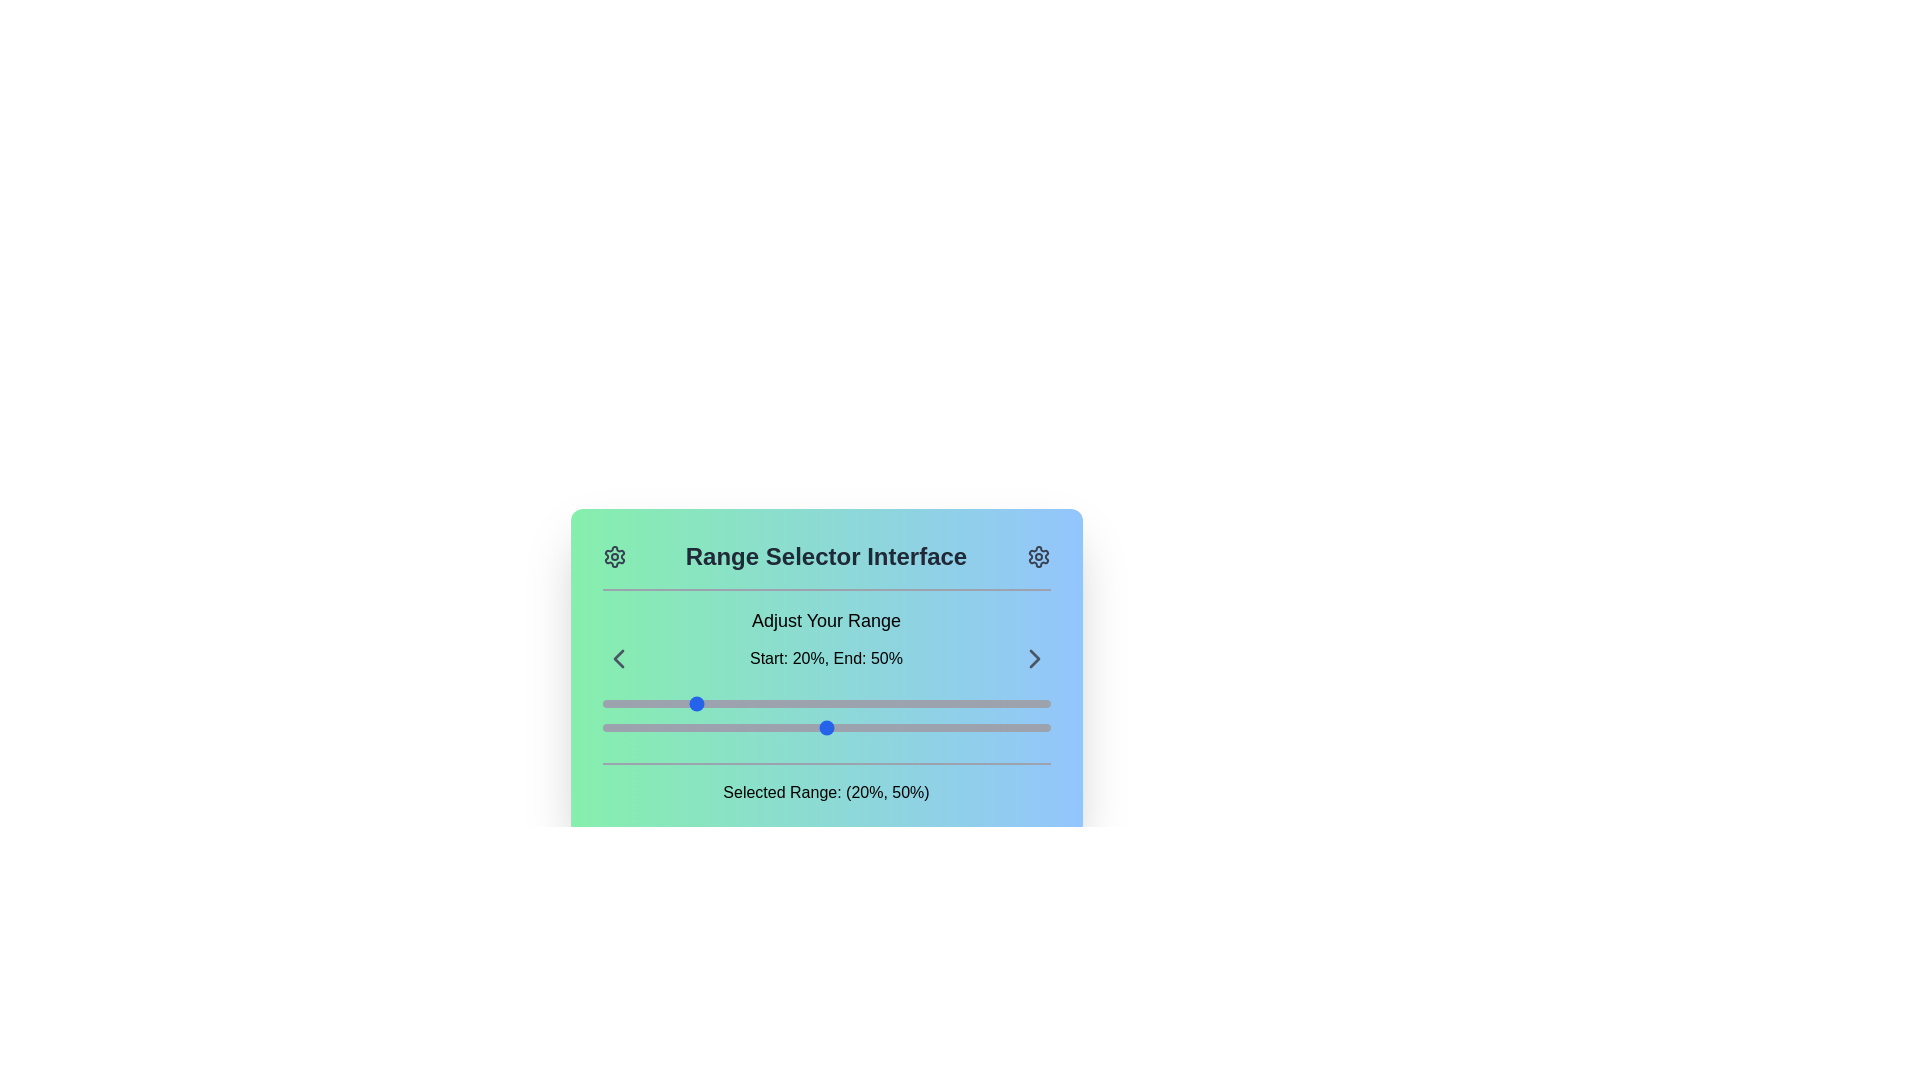 The image size is (1920, 1080). Describe the element at coordinates (826, 672) in the screenshot. I see `the static text that provides feedback on the range adjustment settings, which is located at the center of the 'Range Selector Interface' above the two sliders` at that location.